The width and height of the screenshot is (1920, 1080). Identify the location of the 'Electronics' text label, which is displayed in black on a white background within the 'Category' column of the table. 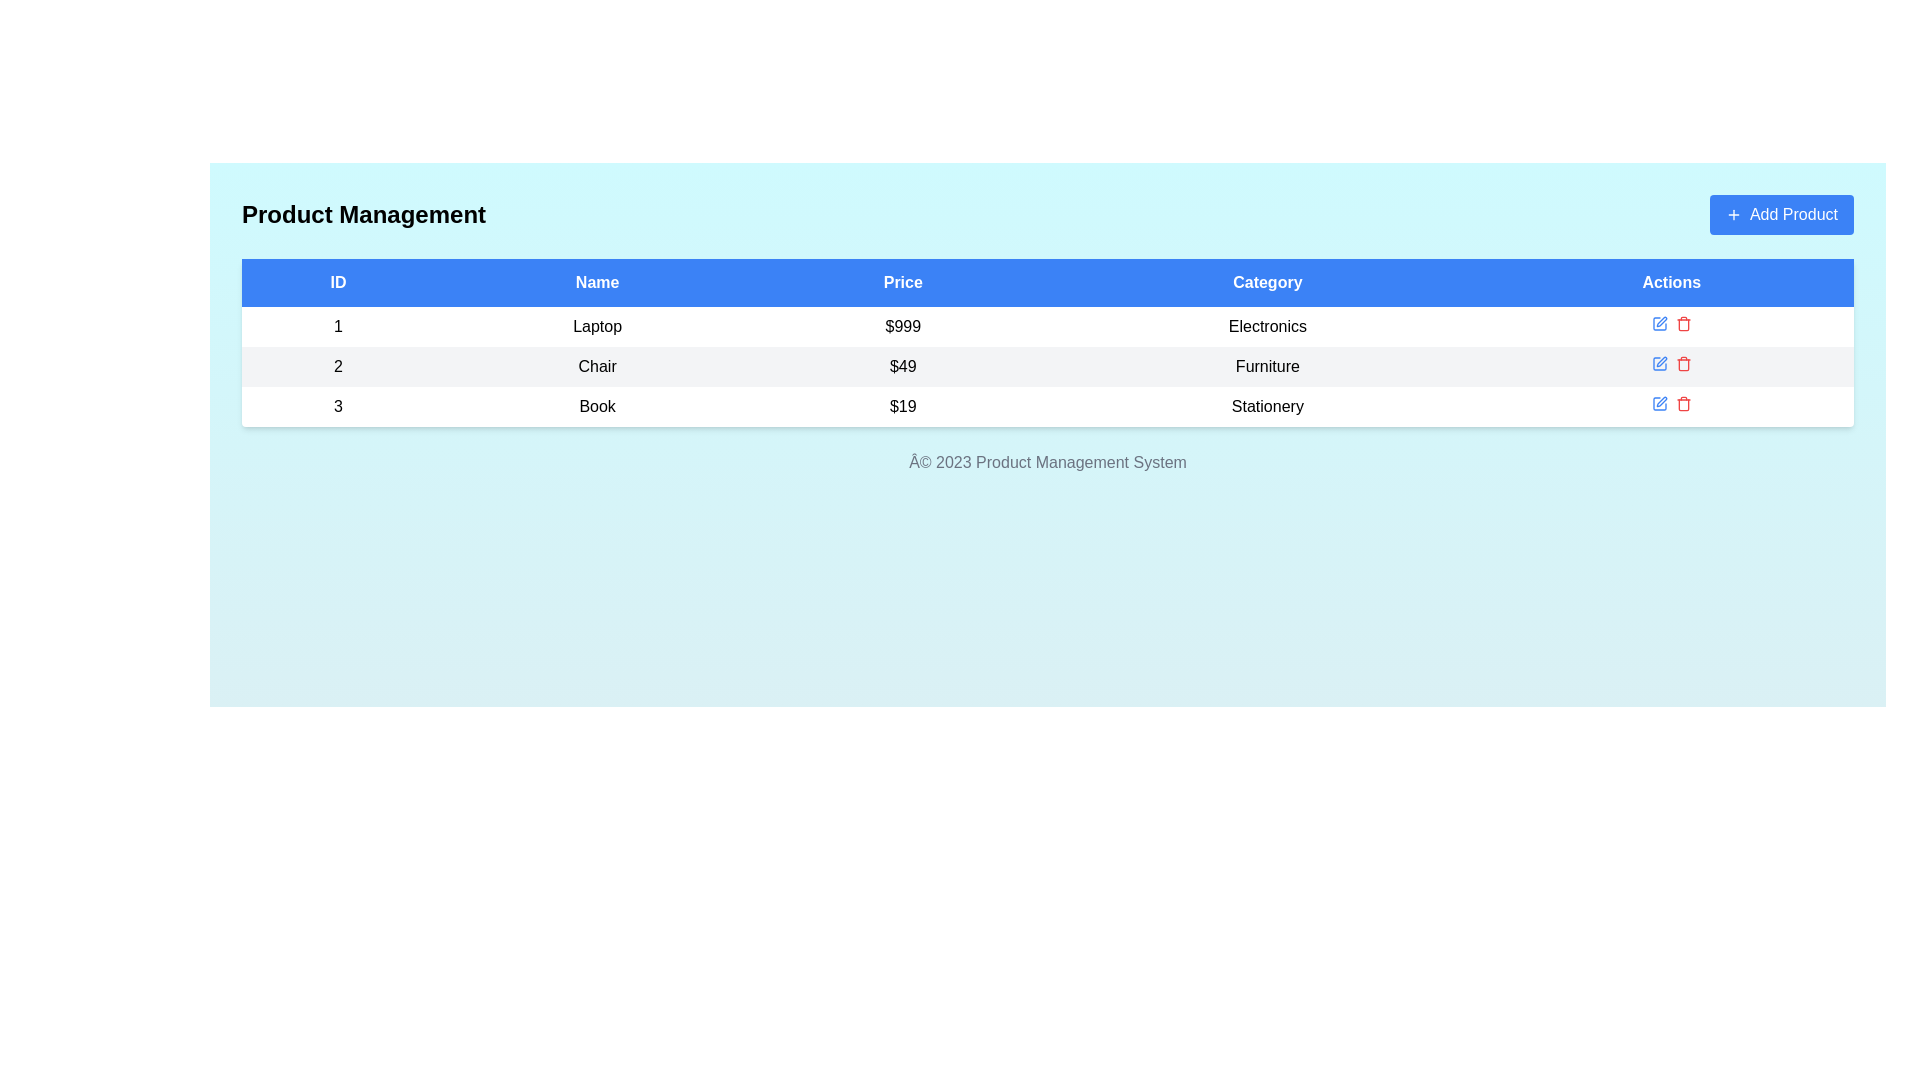
(1266, 326).